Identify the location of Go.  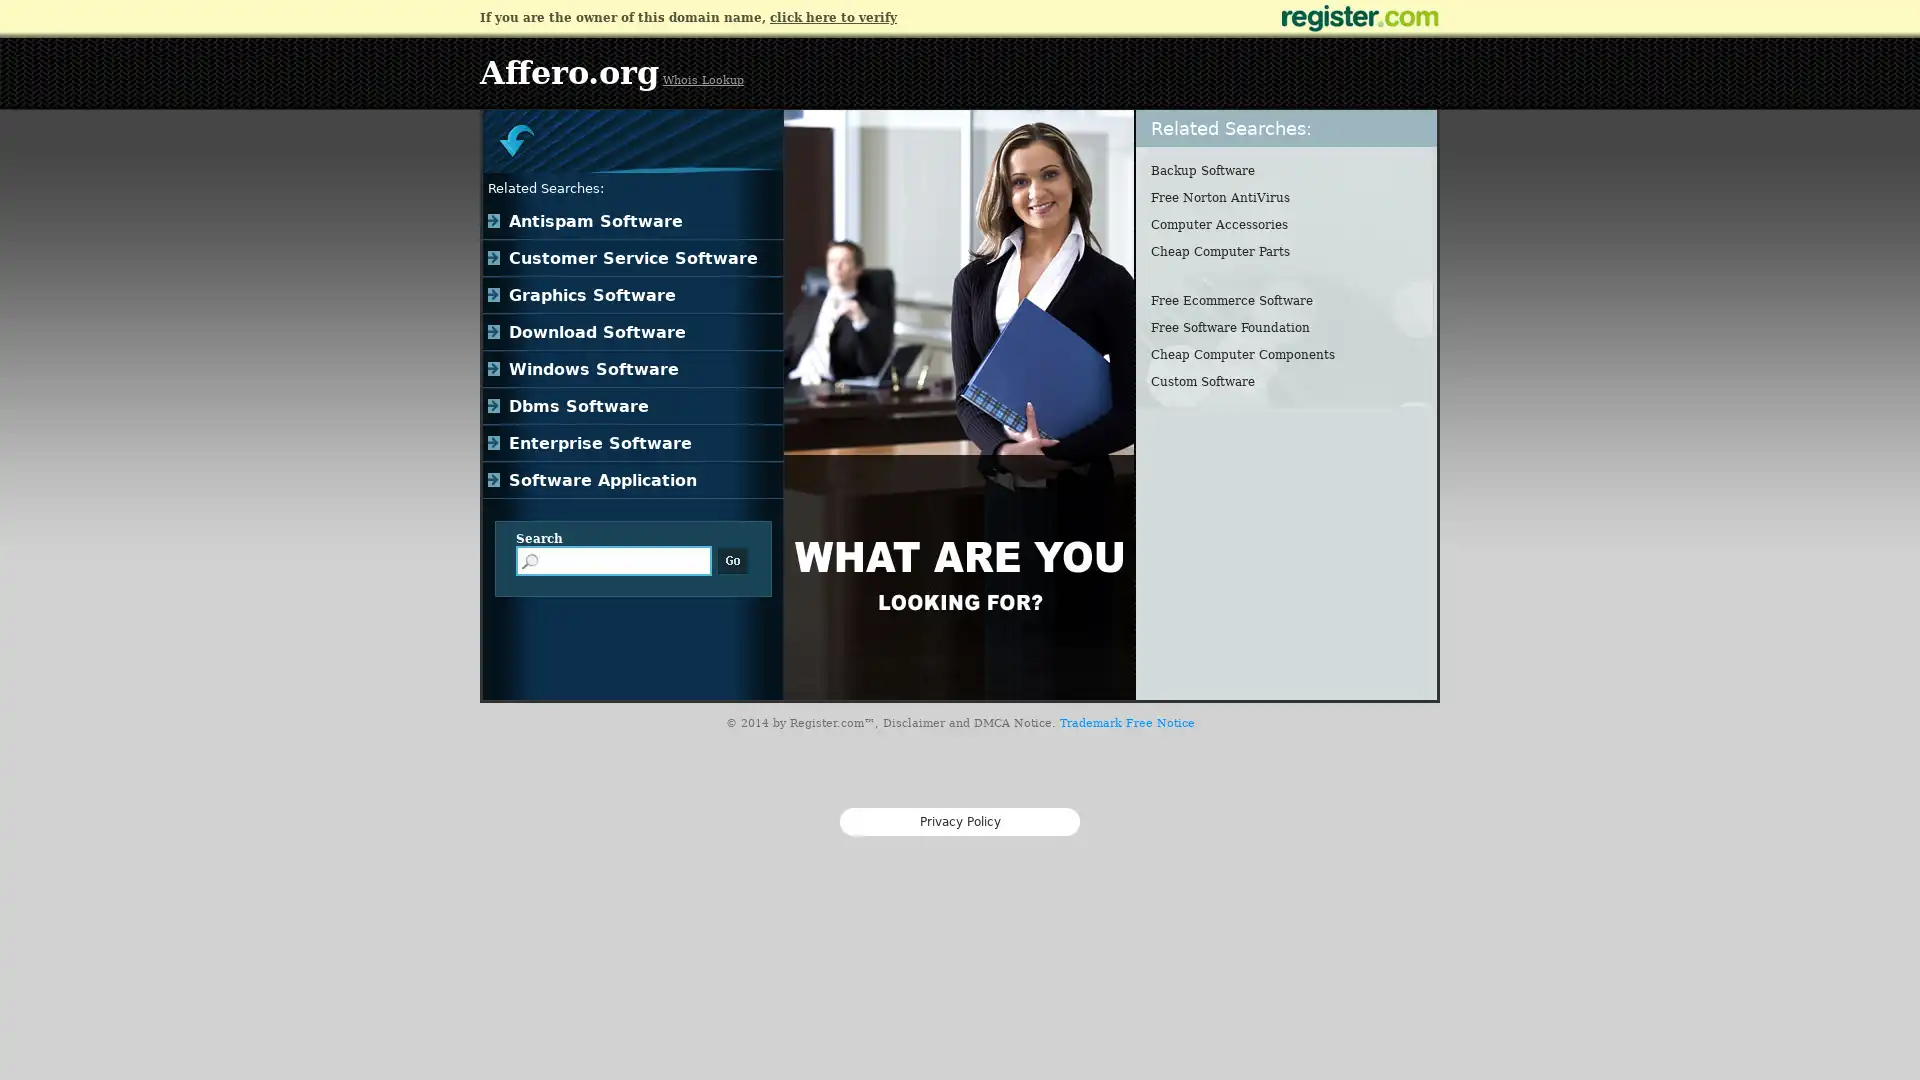
(732, 560).